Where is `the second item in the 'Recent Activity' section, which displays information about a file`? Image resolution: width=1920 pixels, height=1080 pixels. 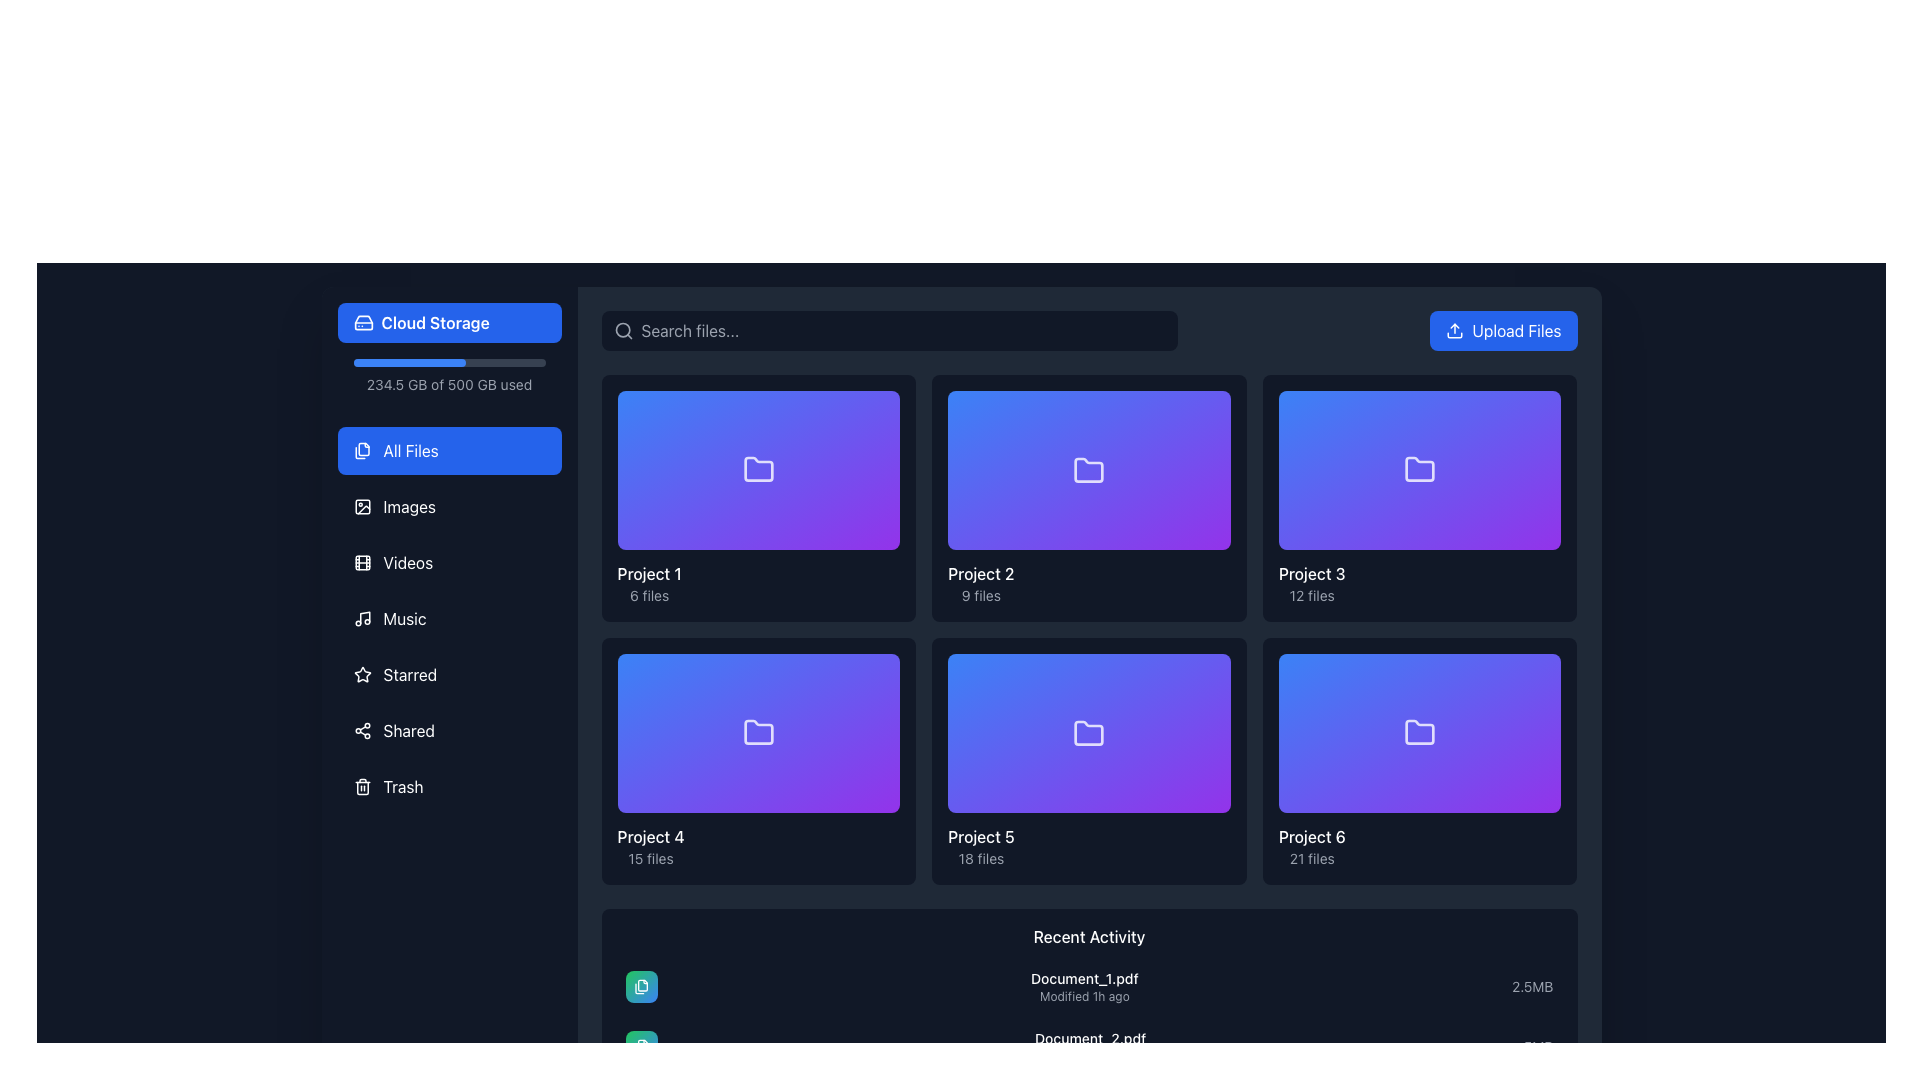
the second item in the 'Recent Activity' section, which displays information about a file is located at coordinates (1088, 1045).